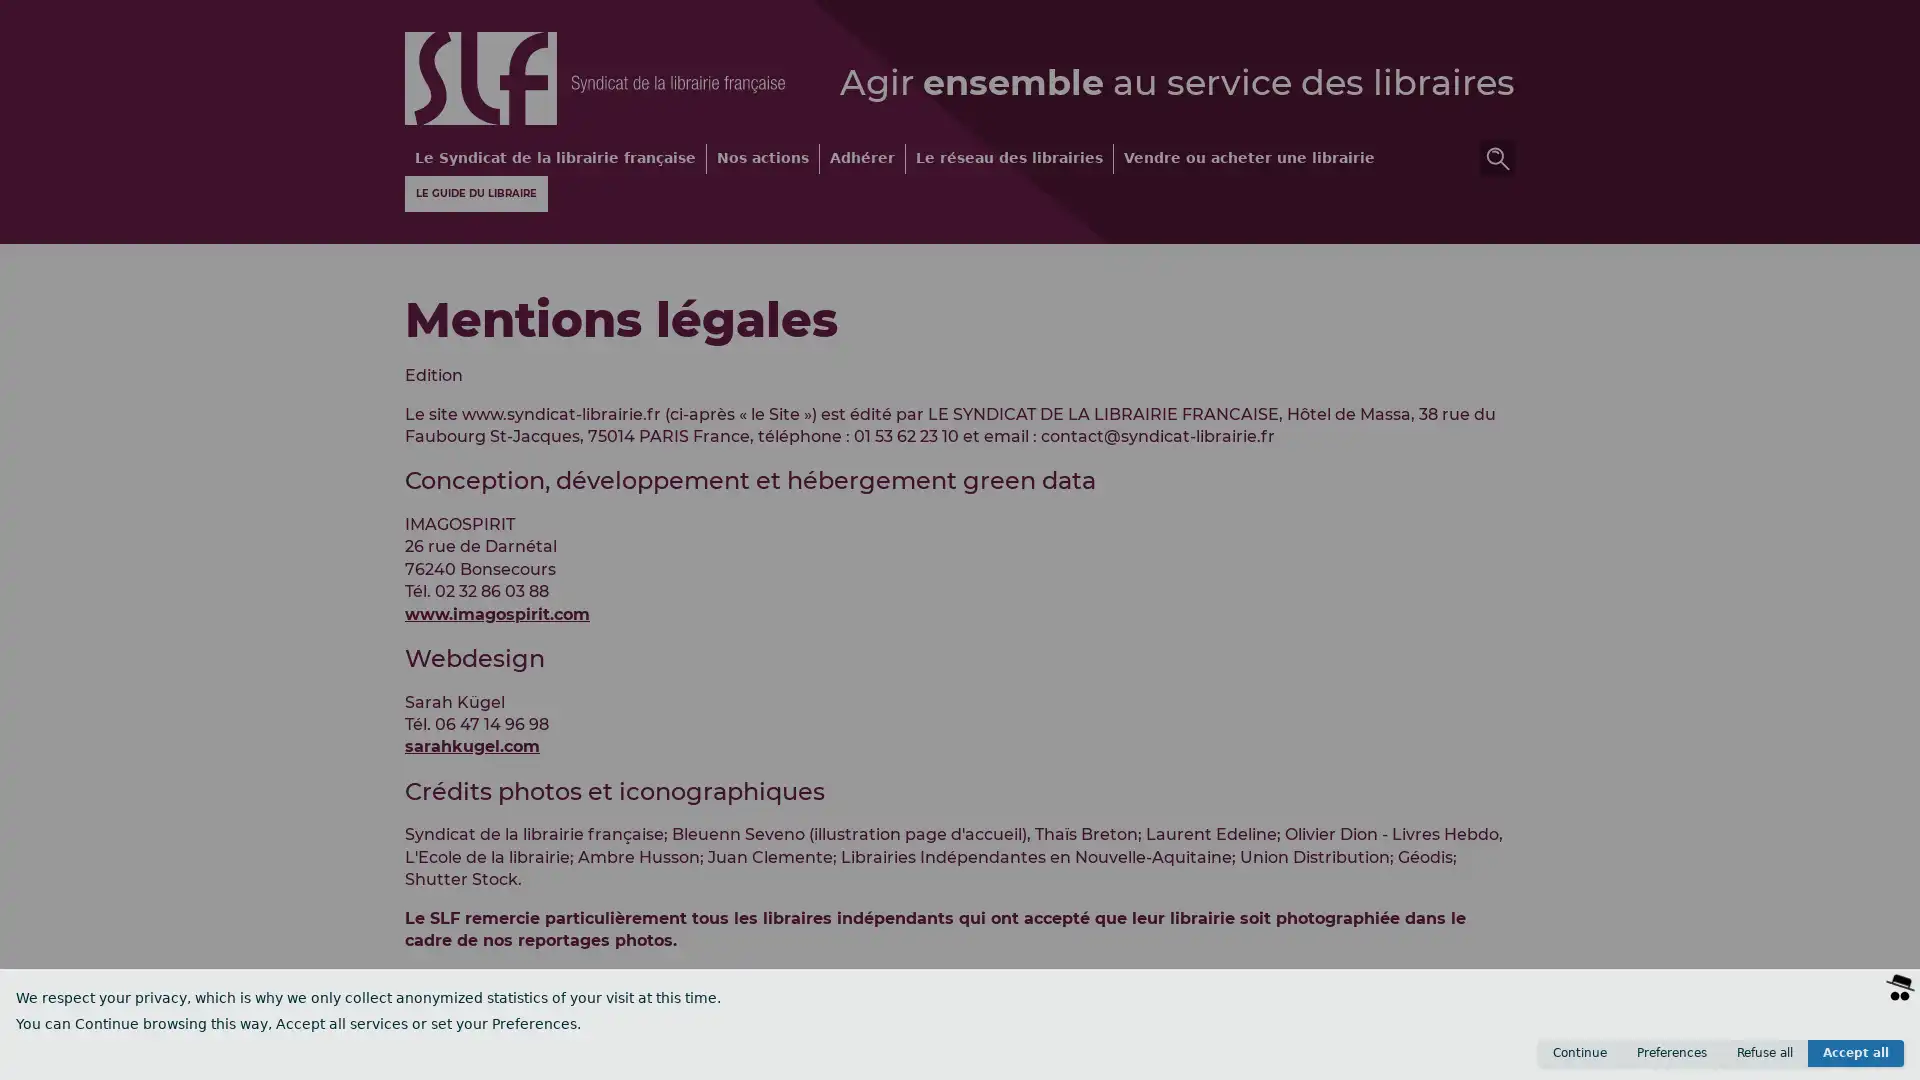 Image resolution: width=1920 pixels, height=1080 pixels. Describe the element at coordinates (1801, 1059) in the screenshot. I see `Invisible` at that location.